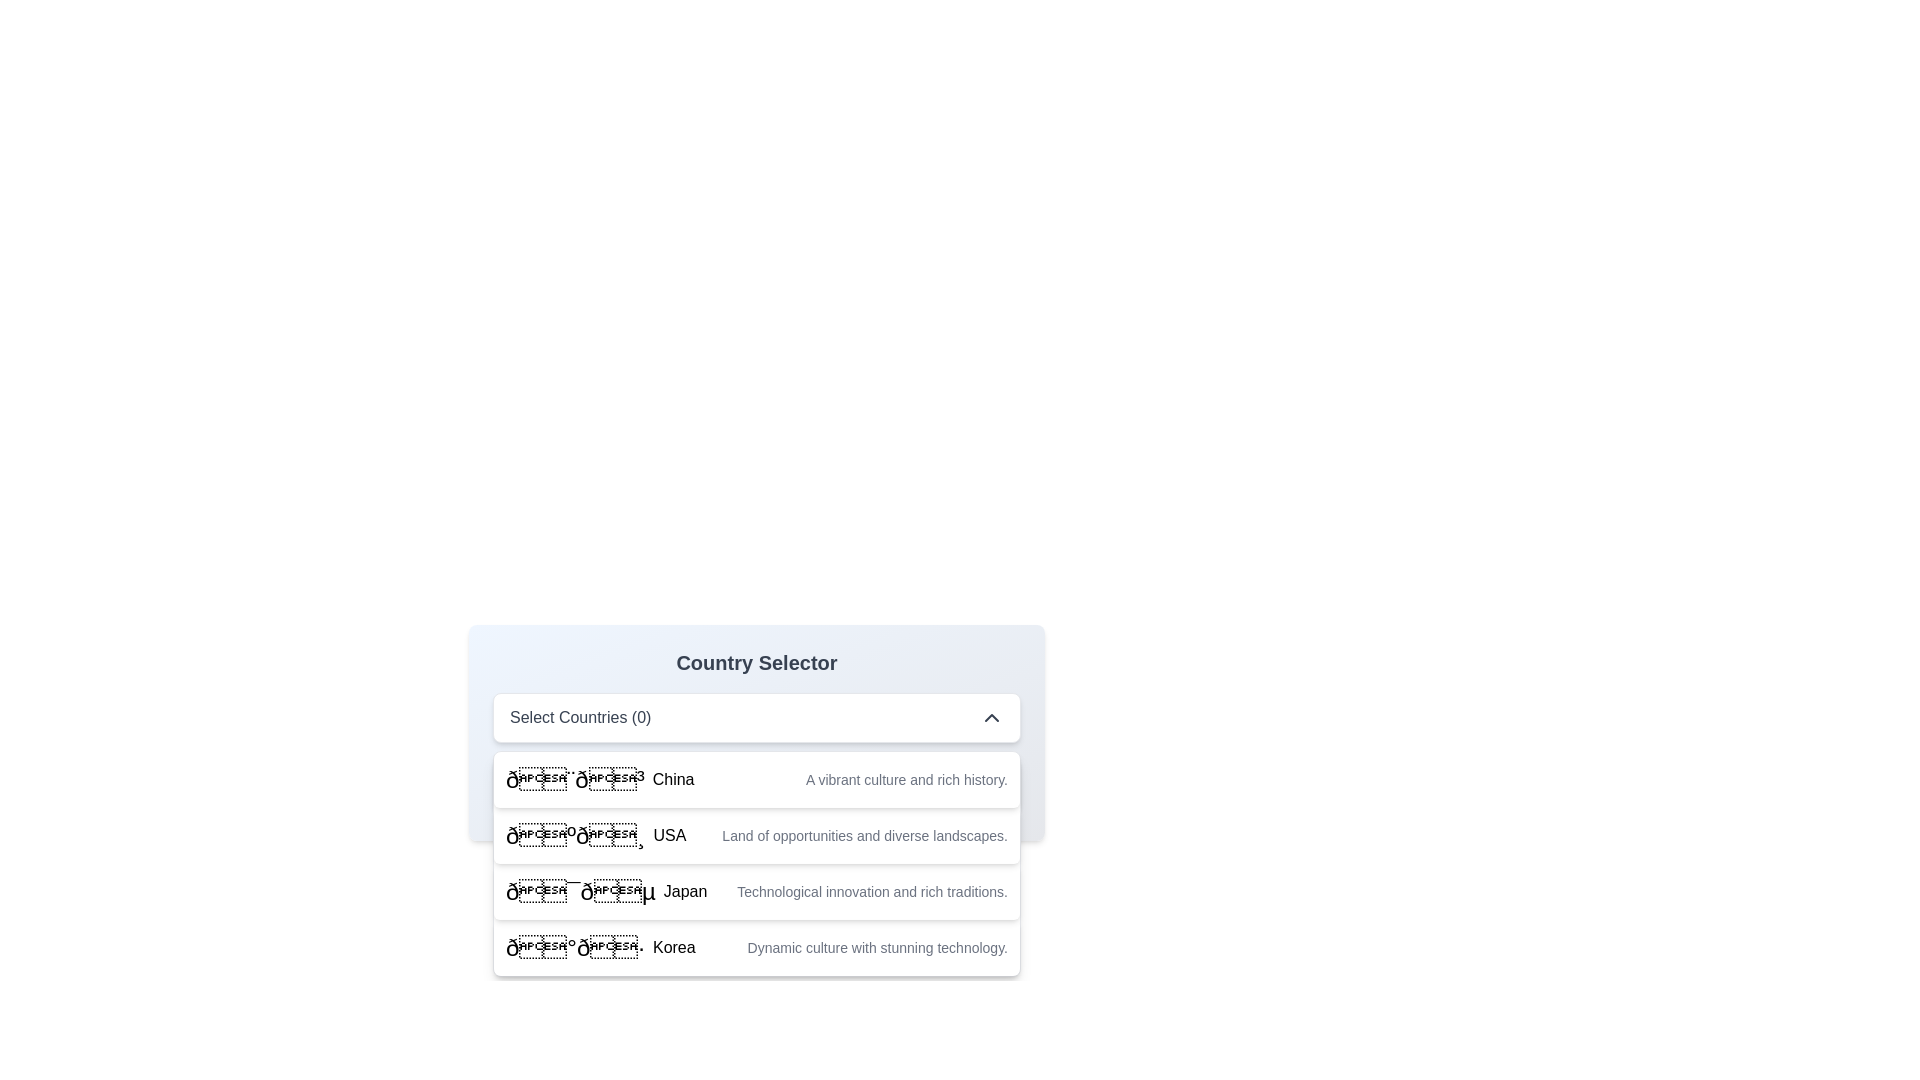 This screenshot has width=1920, height=1080. I want to click on text 'Korea' and the flag symbol representing Korea from the last selectable entry in the dropdown menu, which consists of a flag on the left and the text on the right, so click(599, 947).